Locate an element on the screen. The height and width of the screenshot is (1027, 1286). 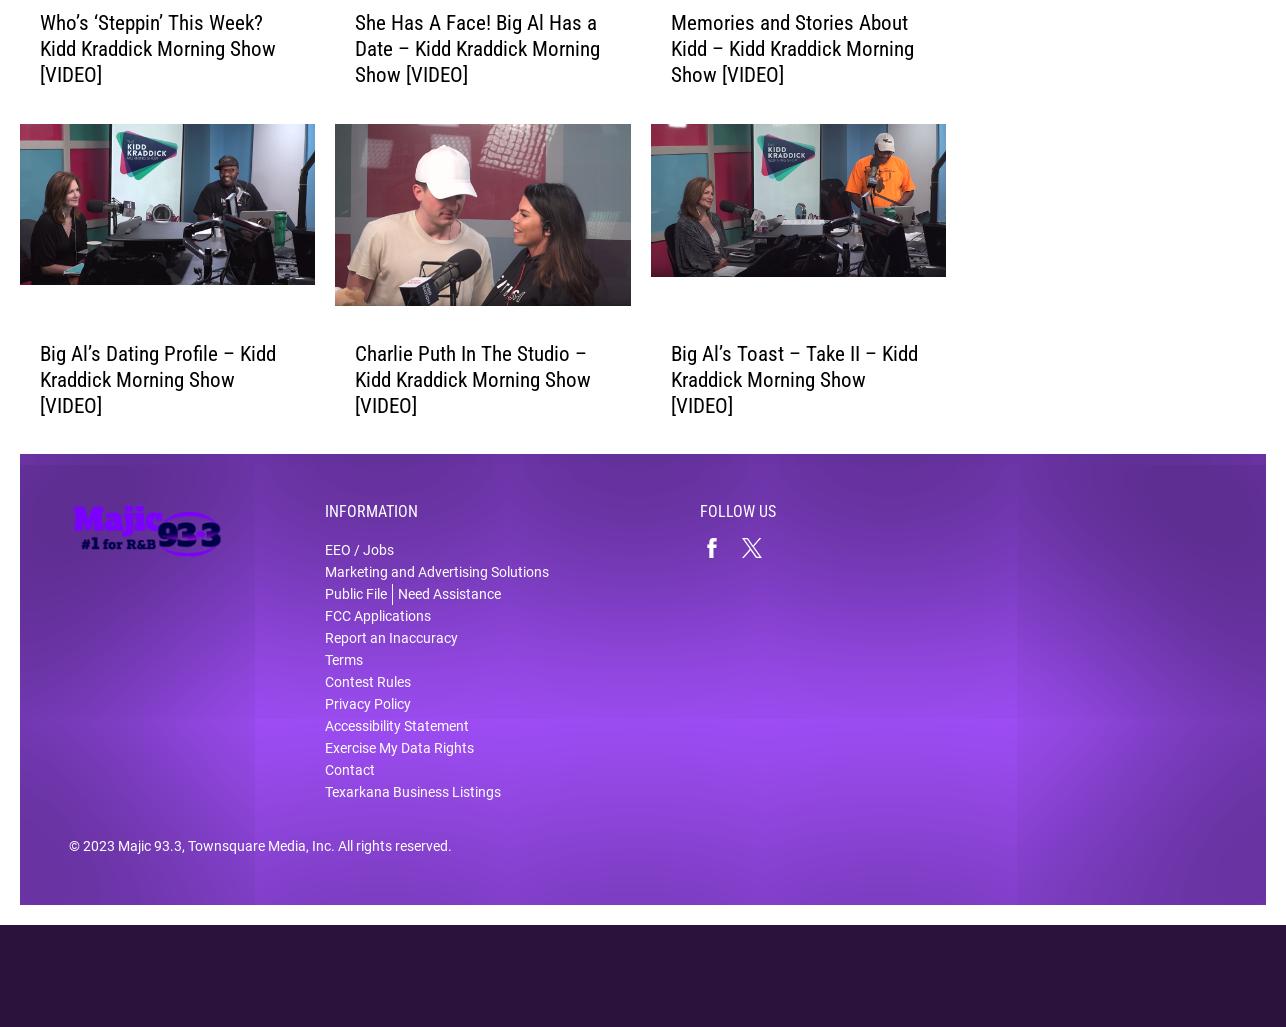
'Contest Rules' is located at coordinates (367, 695).